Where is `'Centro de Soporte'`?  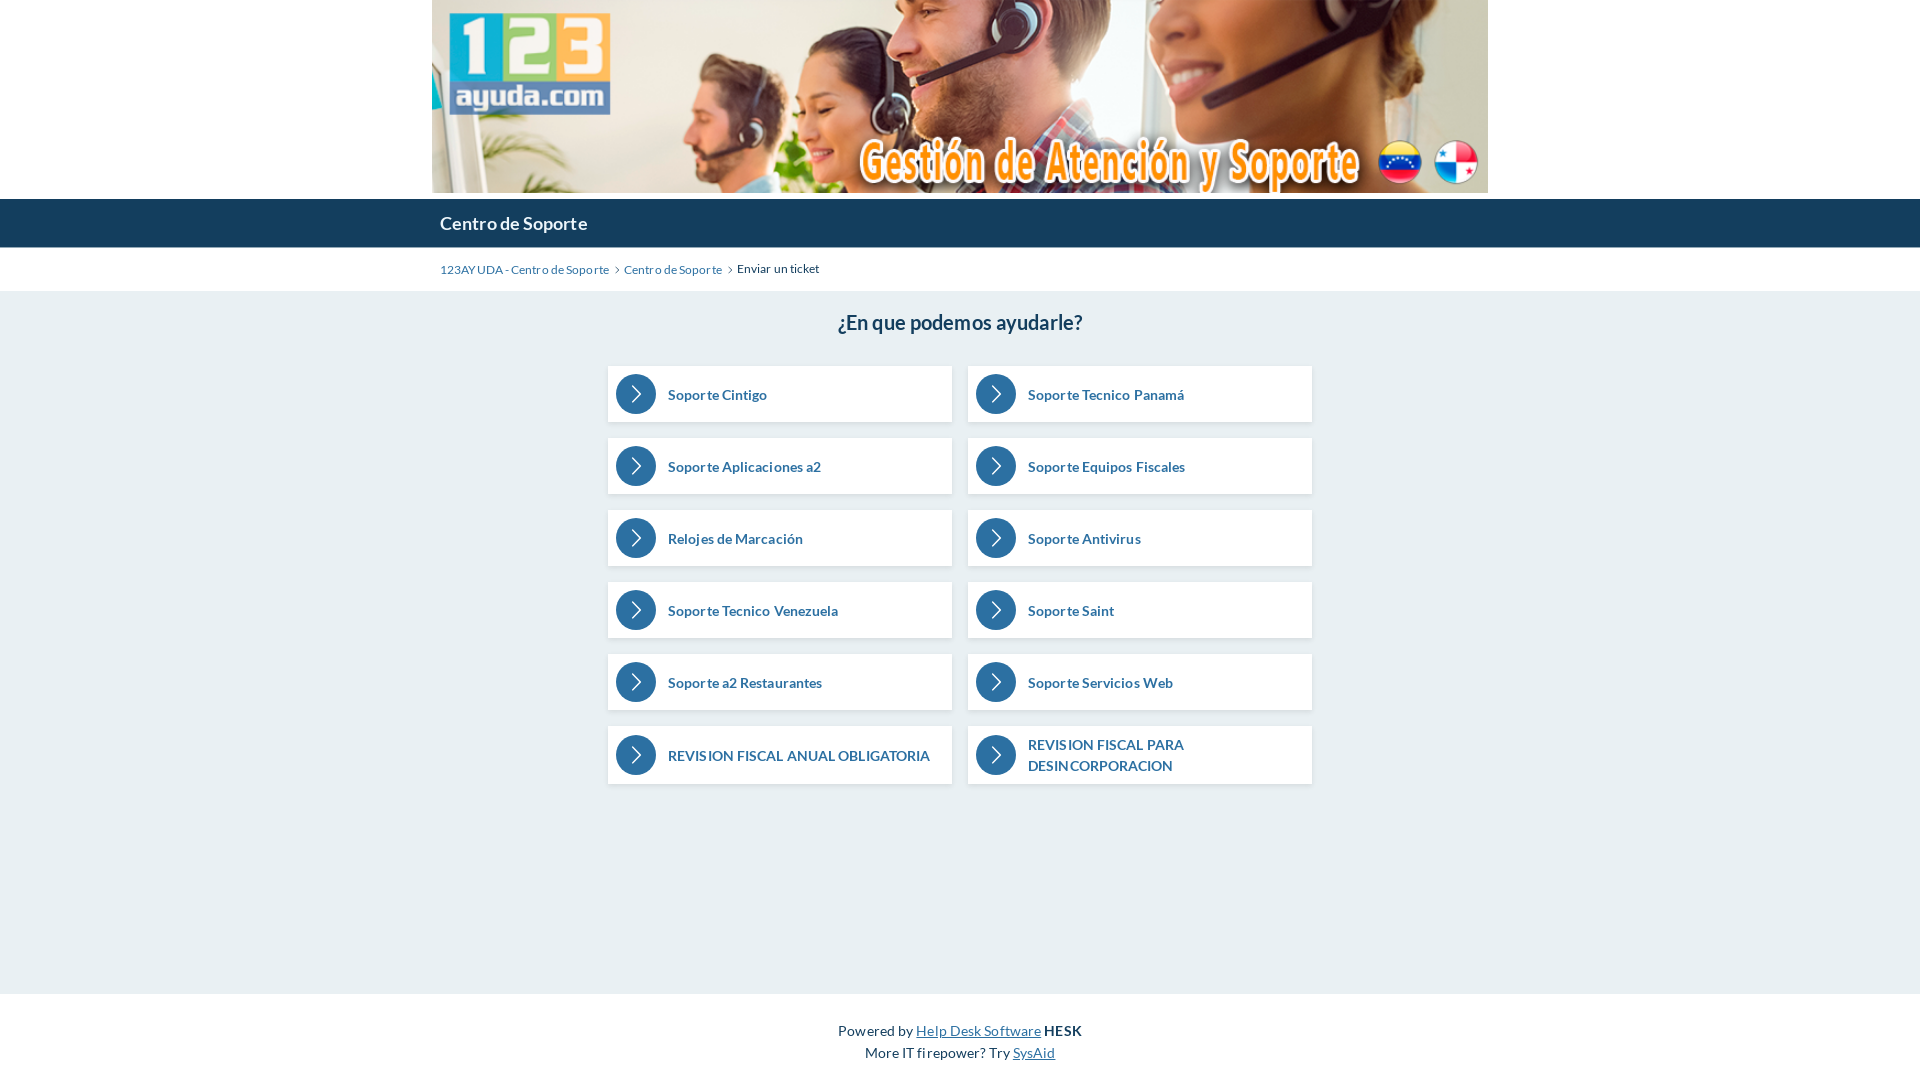
'Centro de Soporte' is located at coordinates (672, 270).